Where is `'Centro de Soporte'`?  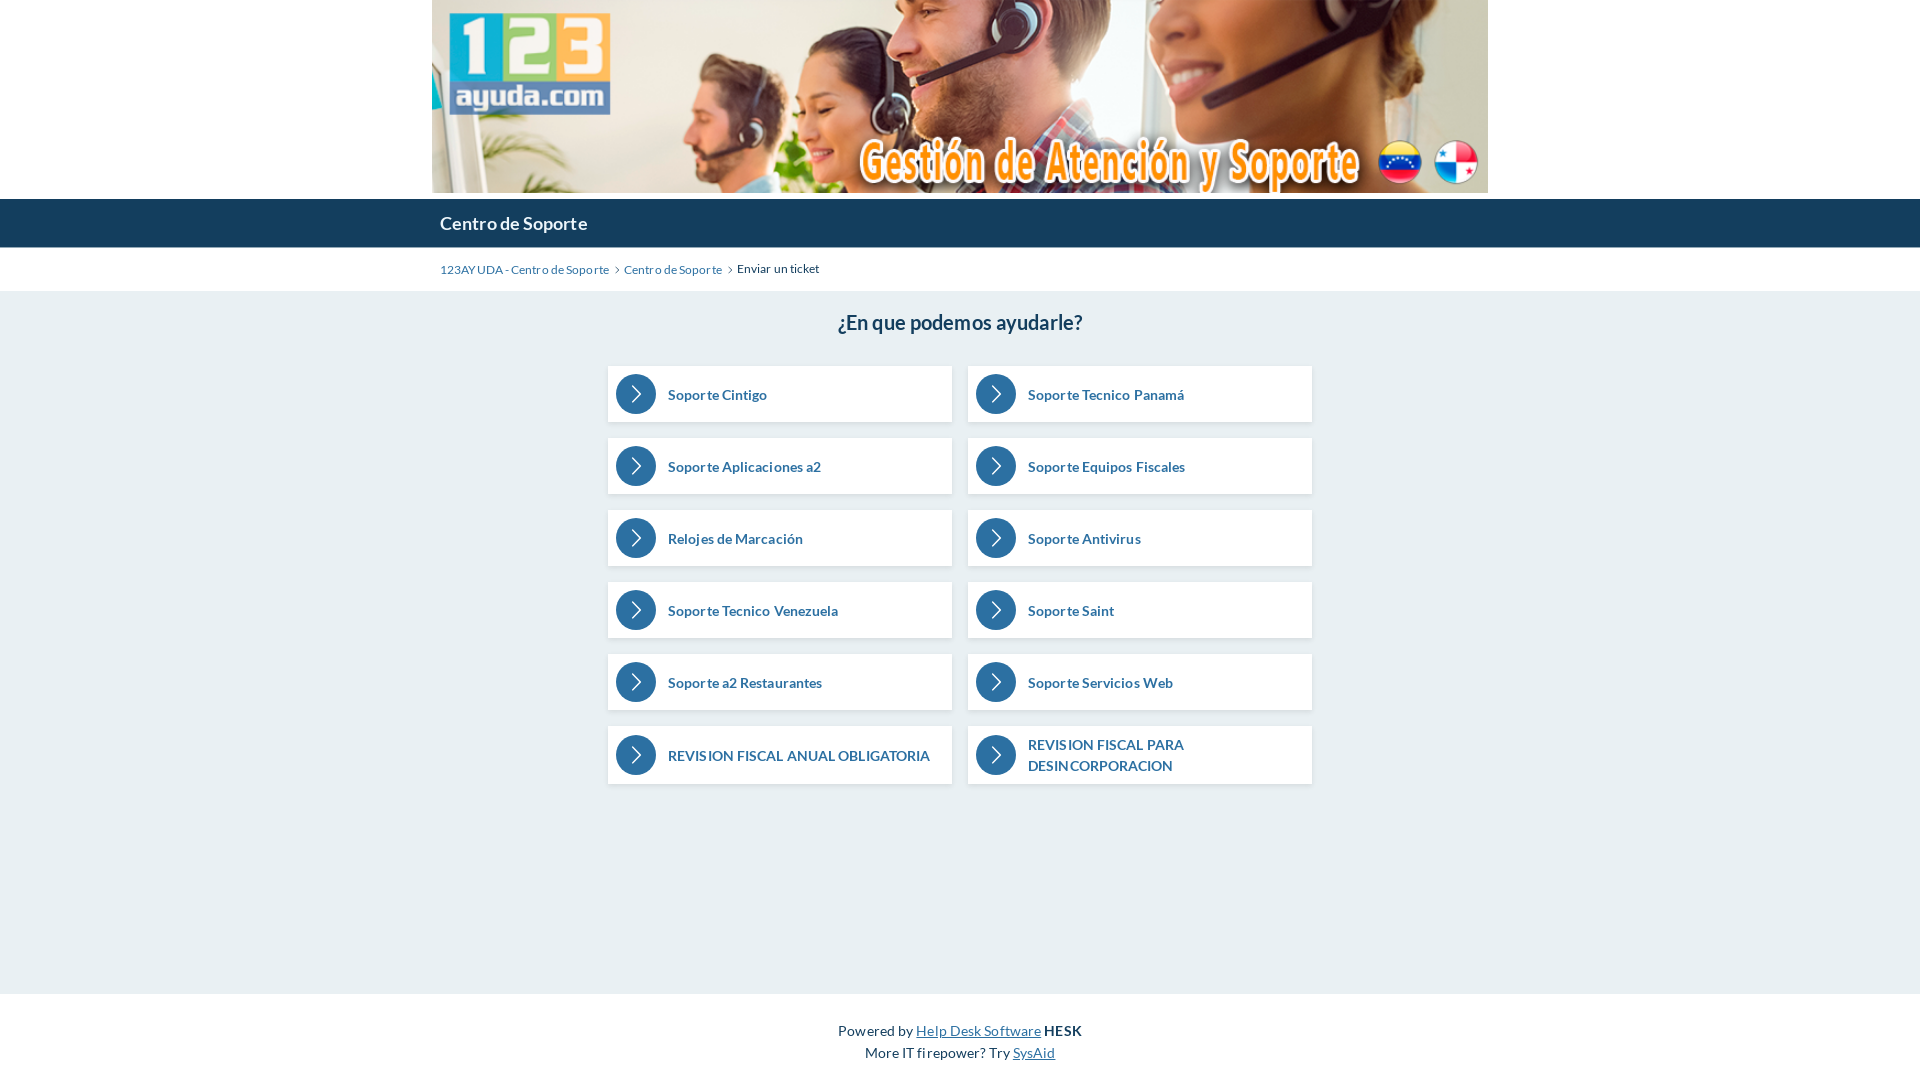
'Centro de Soporte' is located at coordinates (672, 270).